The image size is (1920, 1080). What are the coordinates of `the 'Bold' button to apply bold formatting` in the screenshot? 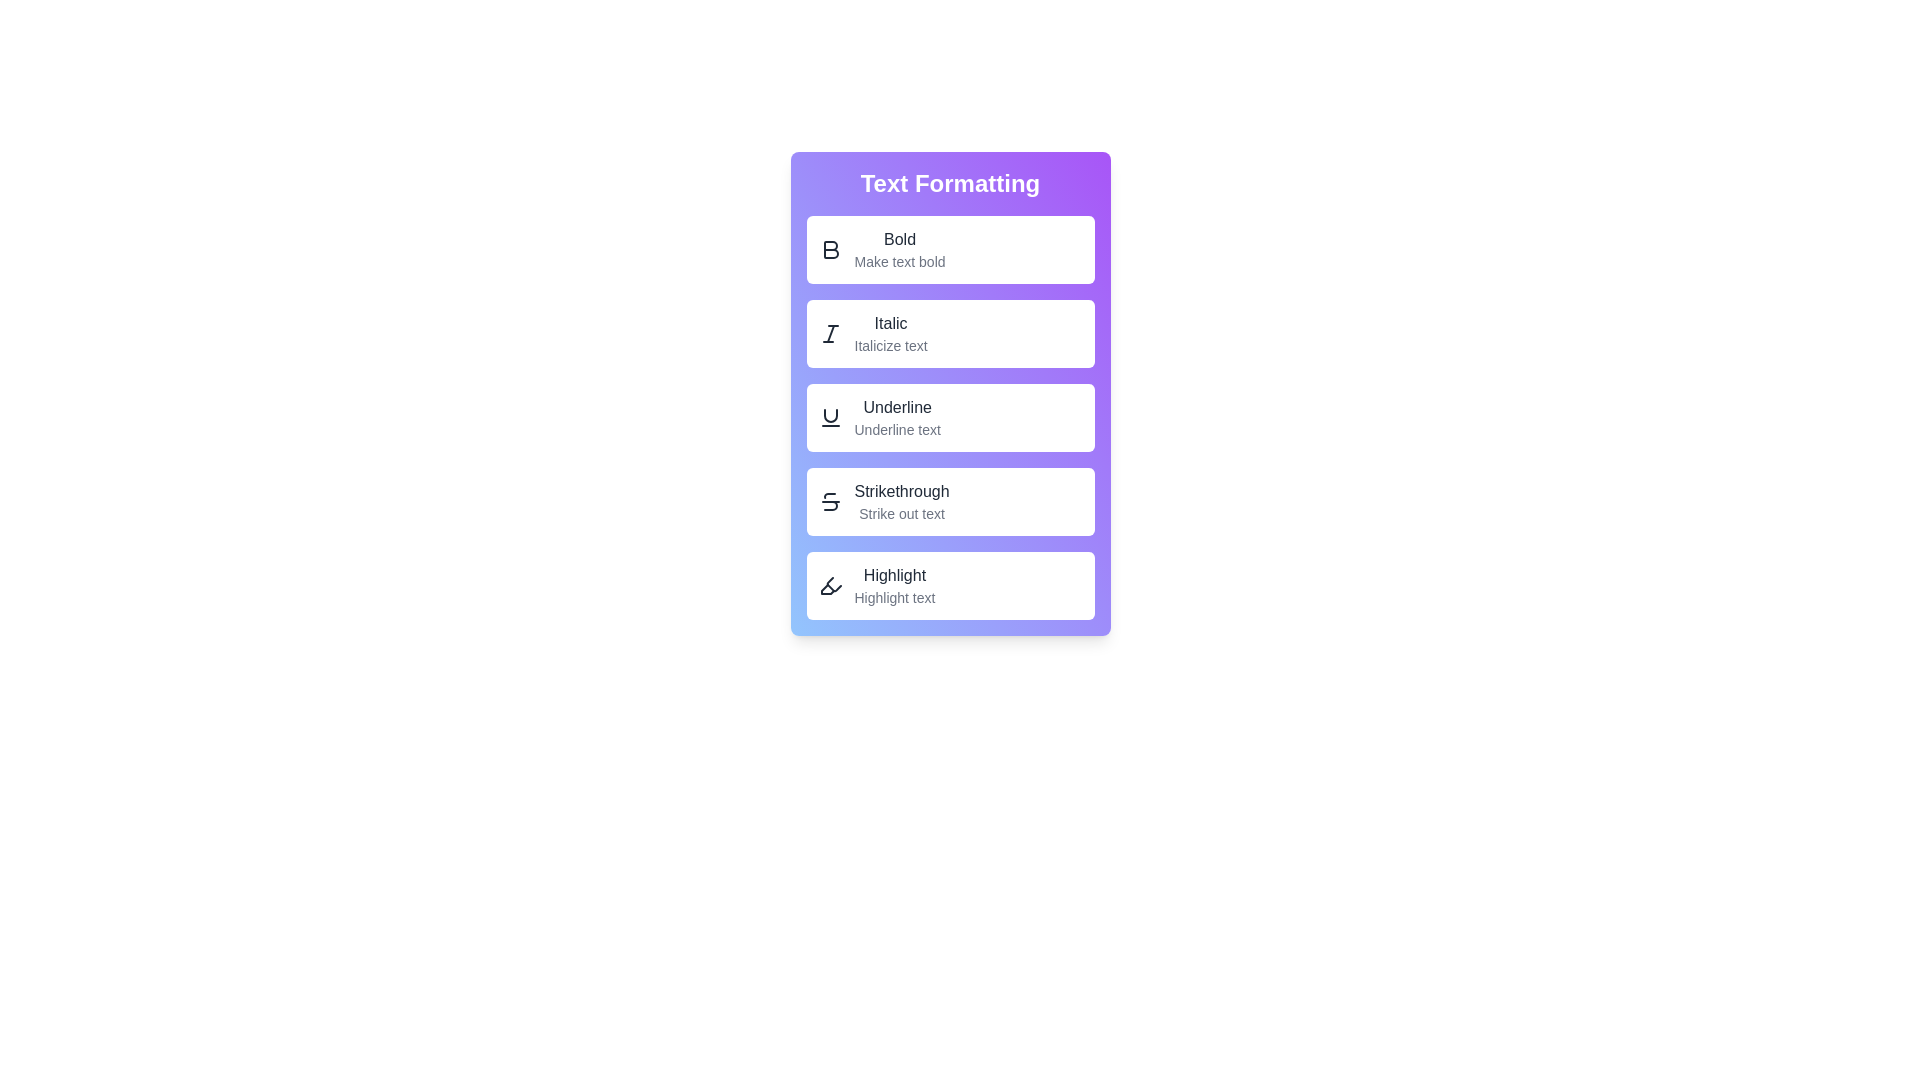 It's located at (949, 249).